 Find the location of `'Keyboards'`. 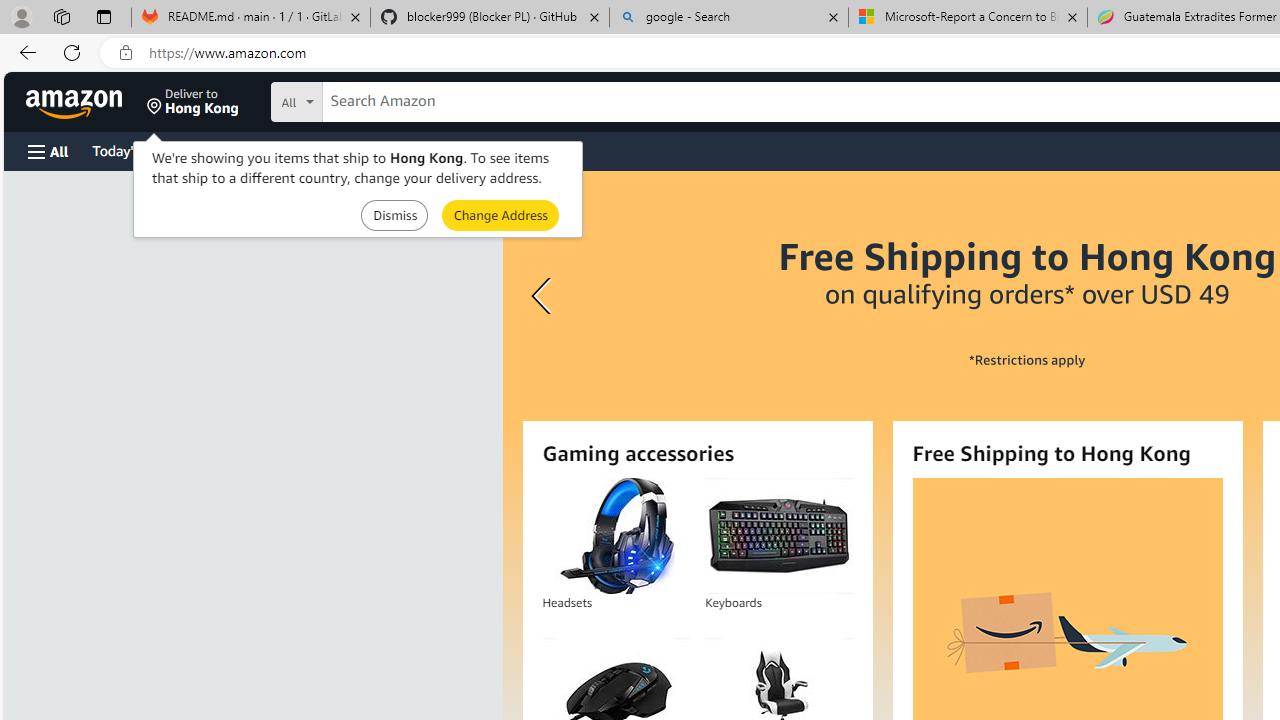

'Keyboards' is located at coordinates (777, 535).